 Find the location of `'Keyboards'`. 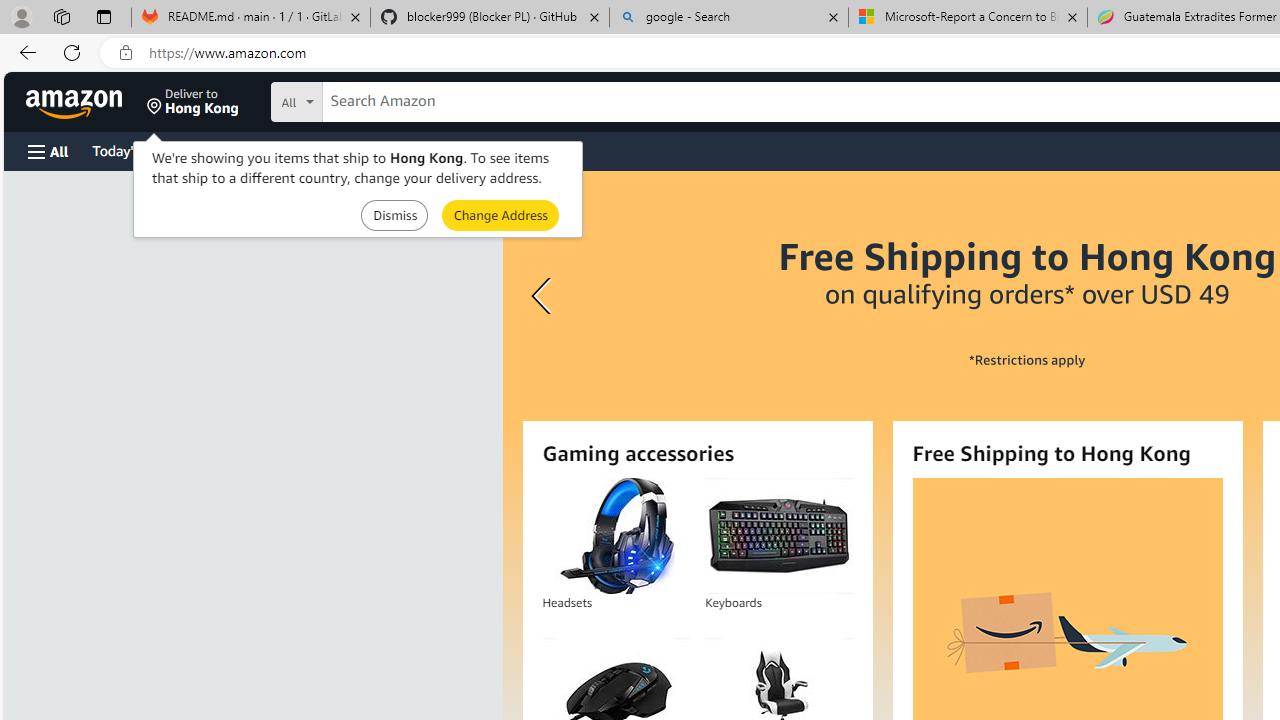

'Keyboards' is located at coordinates (777, 535).